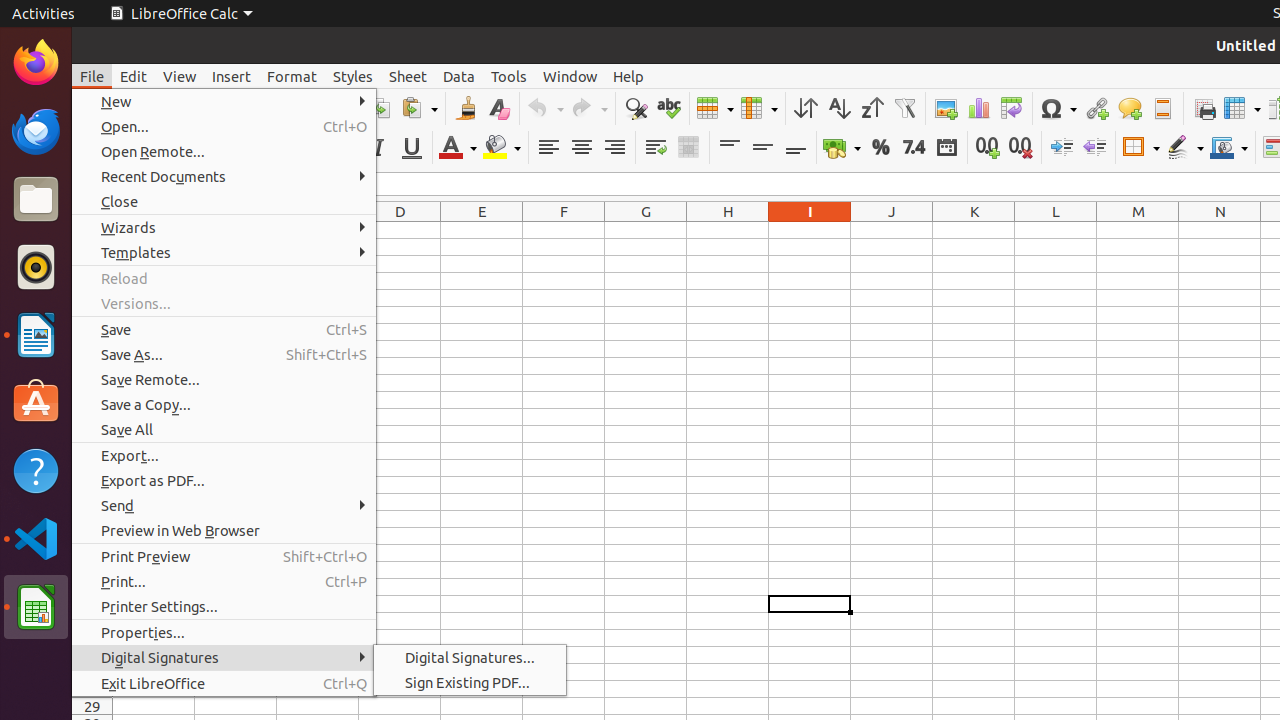  Describe the element at coordinates (224, 605) in the screenshot. I see `'Printer Settings...'` at that location.